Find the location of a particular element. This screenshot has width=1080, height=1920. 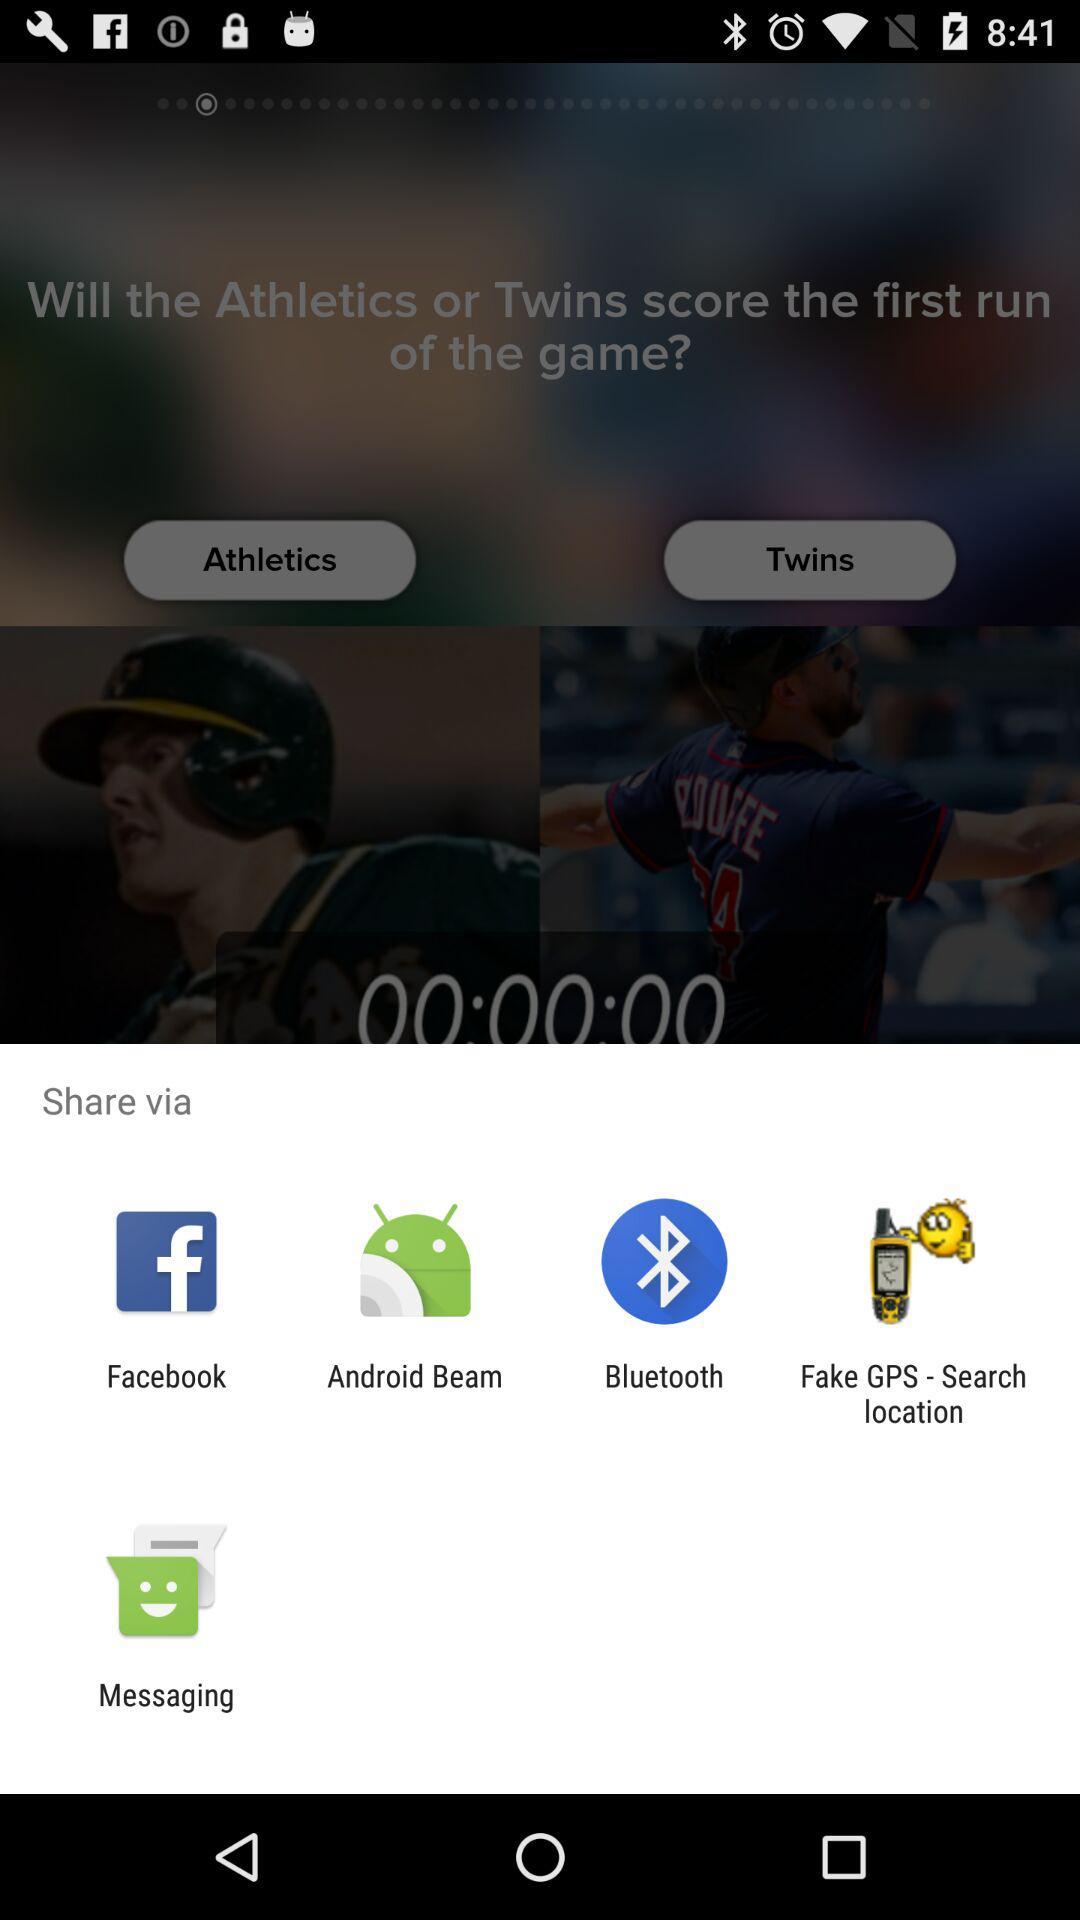

icon next to the android beam is located at coordinates (165, 1392).